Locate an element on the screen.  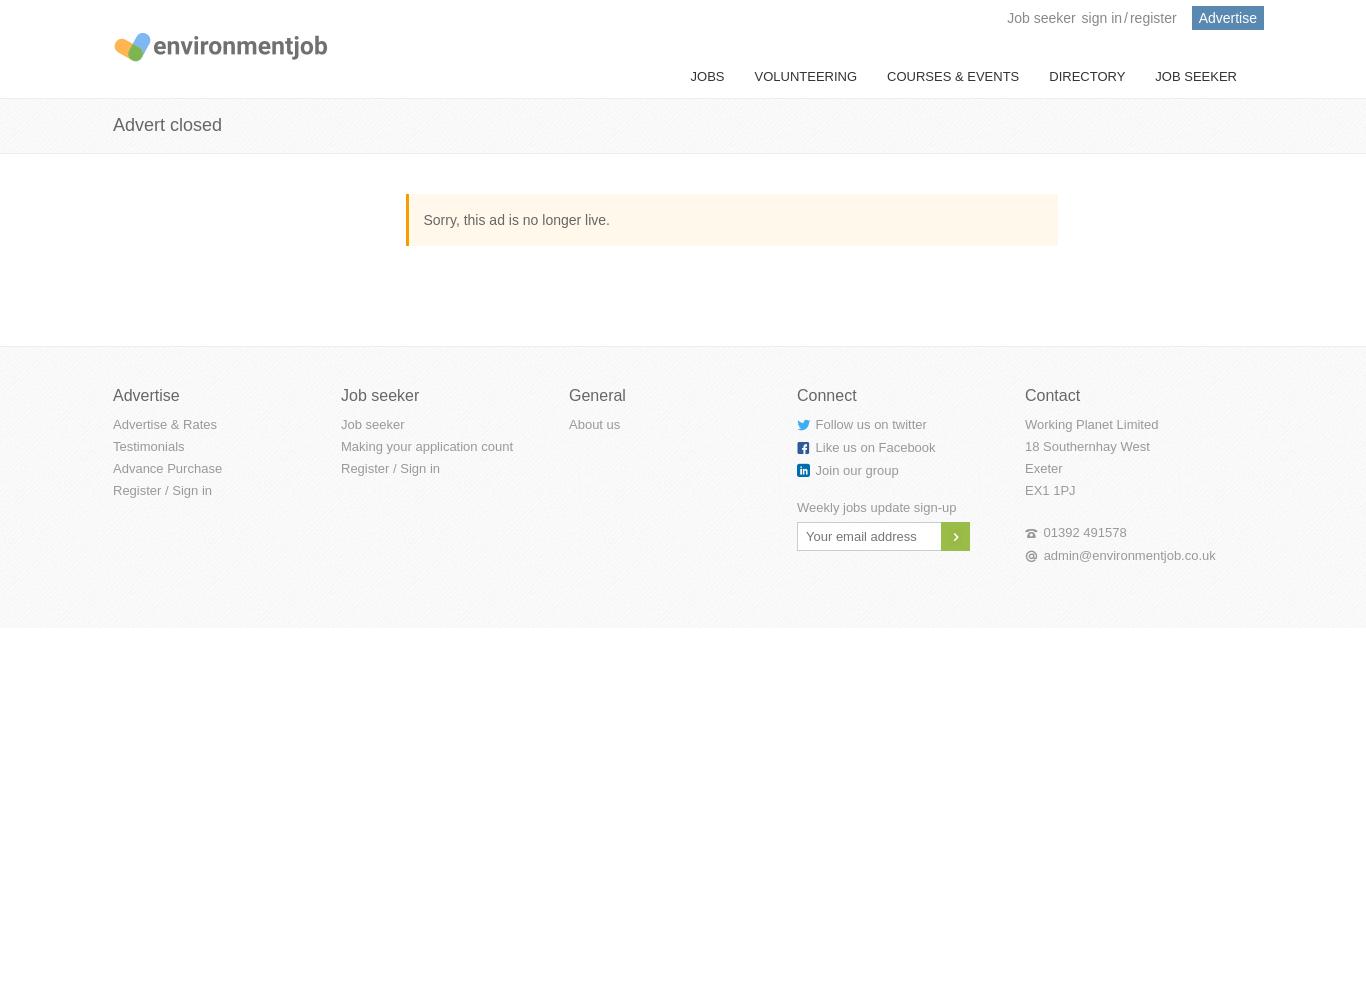
'Courses & Events' is located at coordinates (885, 75).